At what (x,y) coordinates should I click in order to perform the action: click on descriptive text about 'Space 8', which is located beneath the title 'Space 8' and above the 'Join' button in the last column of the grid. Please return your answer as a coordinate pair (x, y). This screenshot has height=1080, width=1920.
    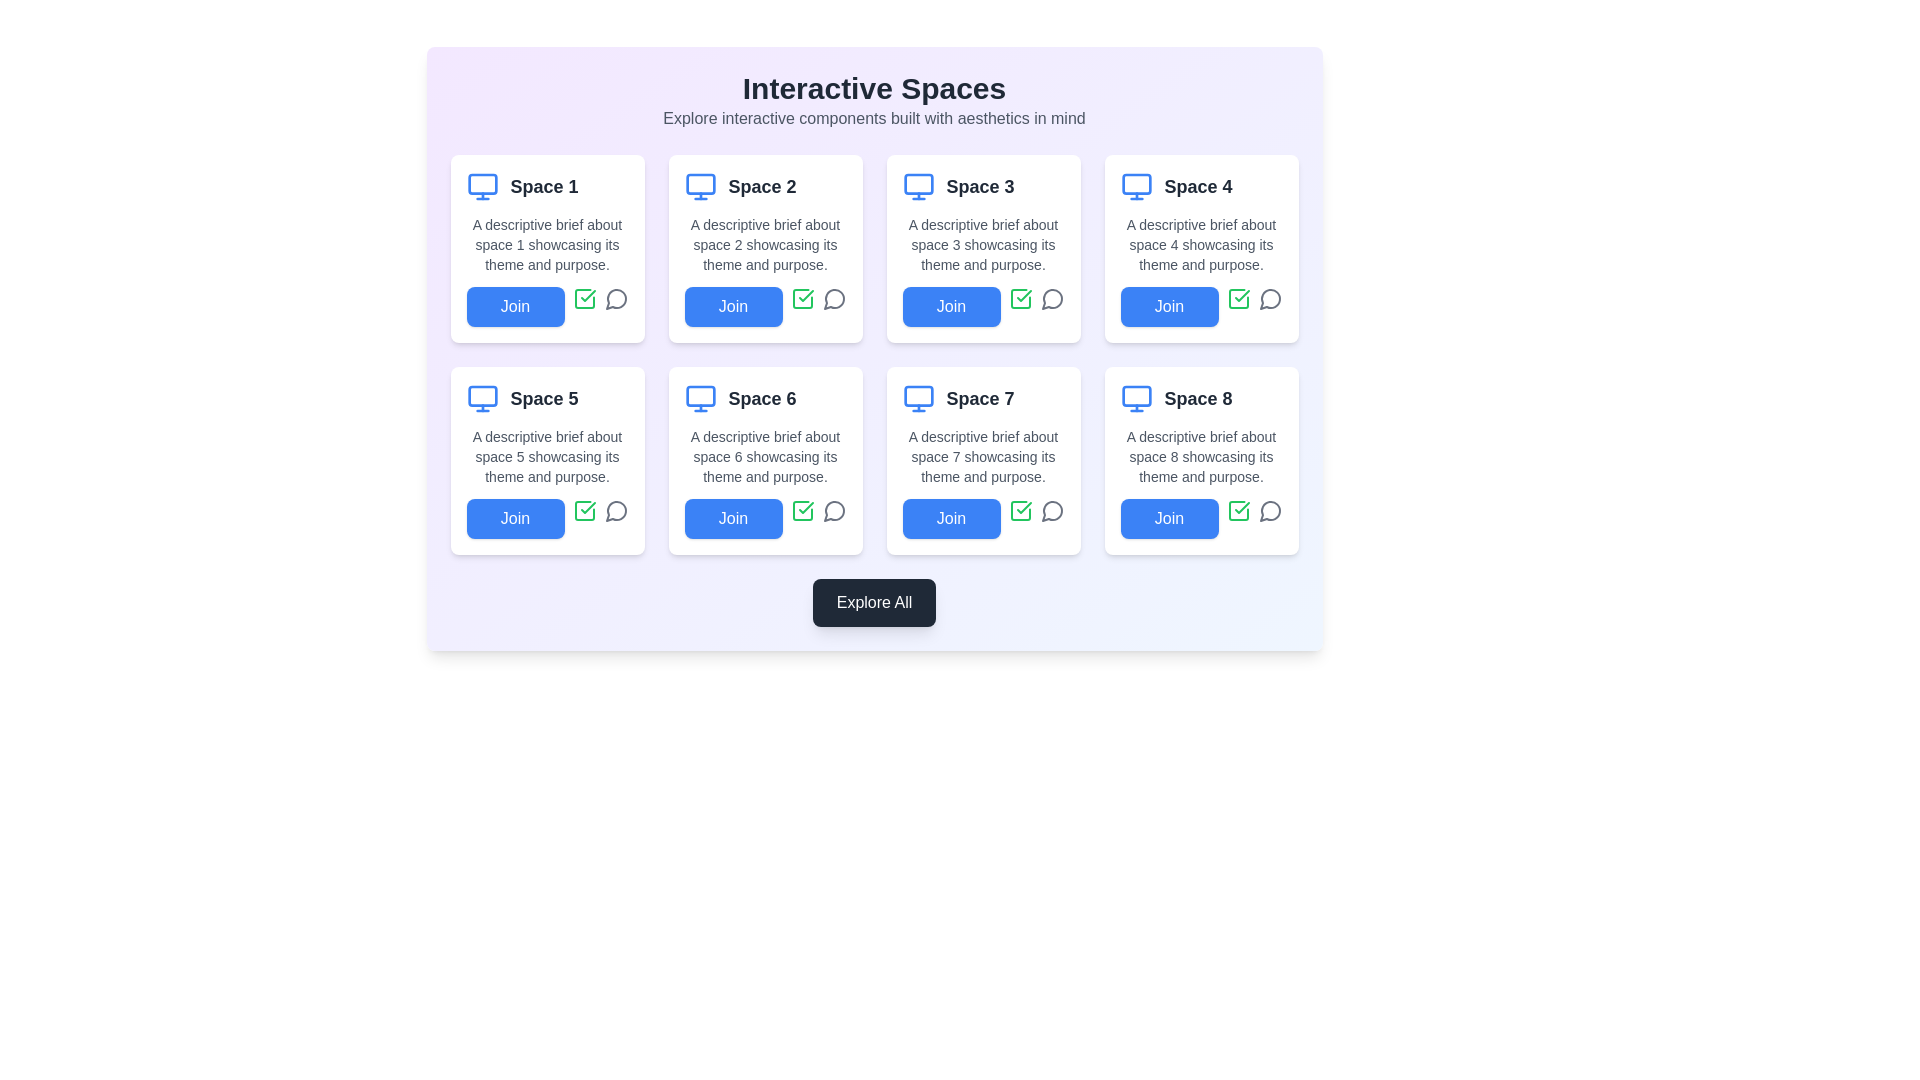
    Looking at the image, I should click on (1200, 456).